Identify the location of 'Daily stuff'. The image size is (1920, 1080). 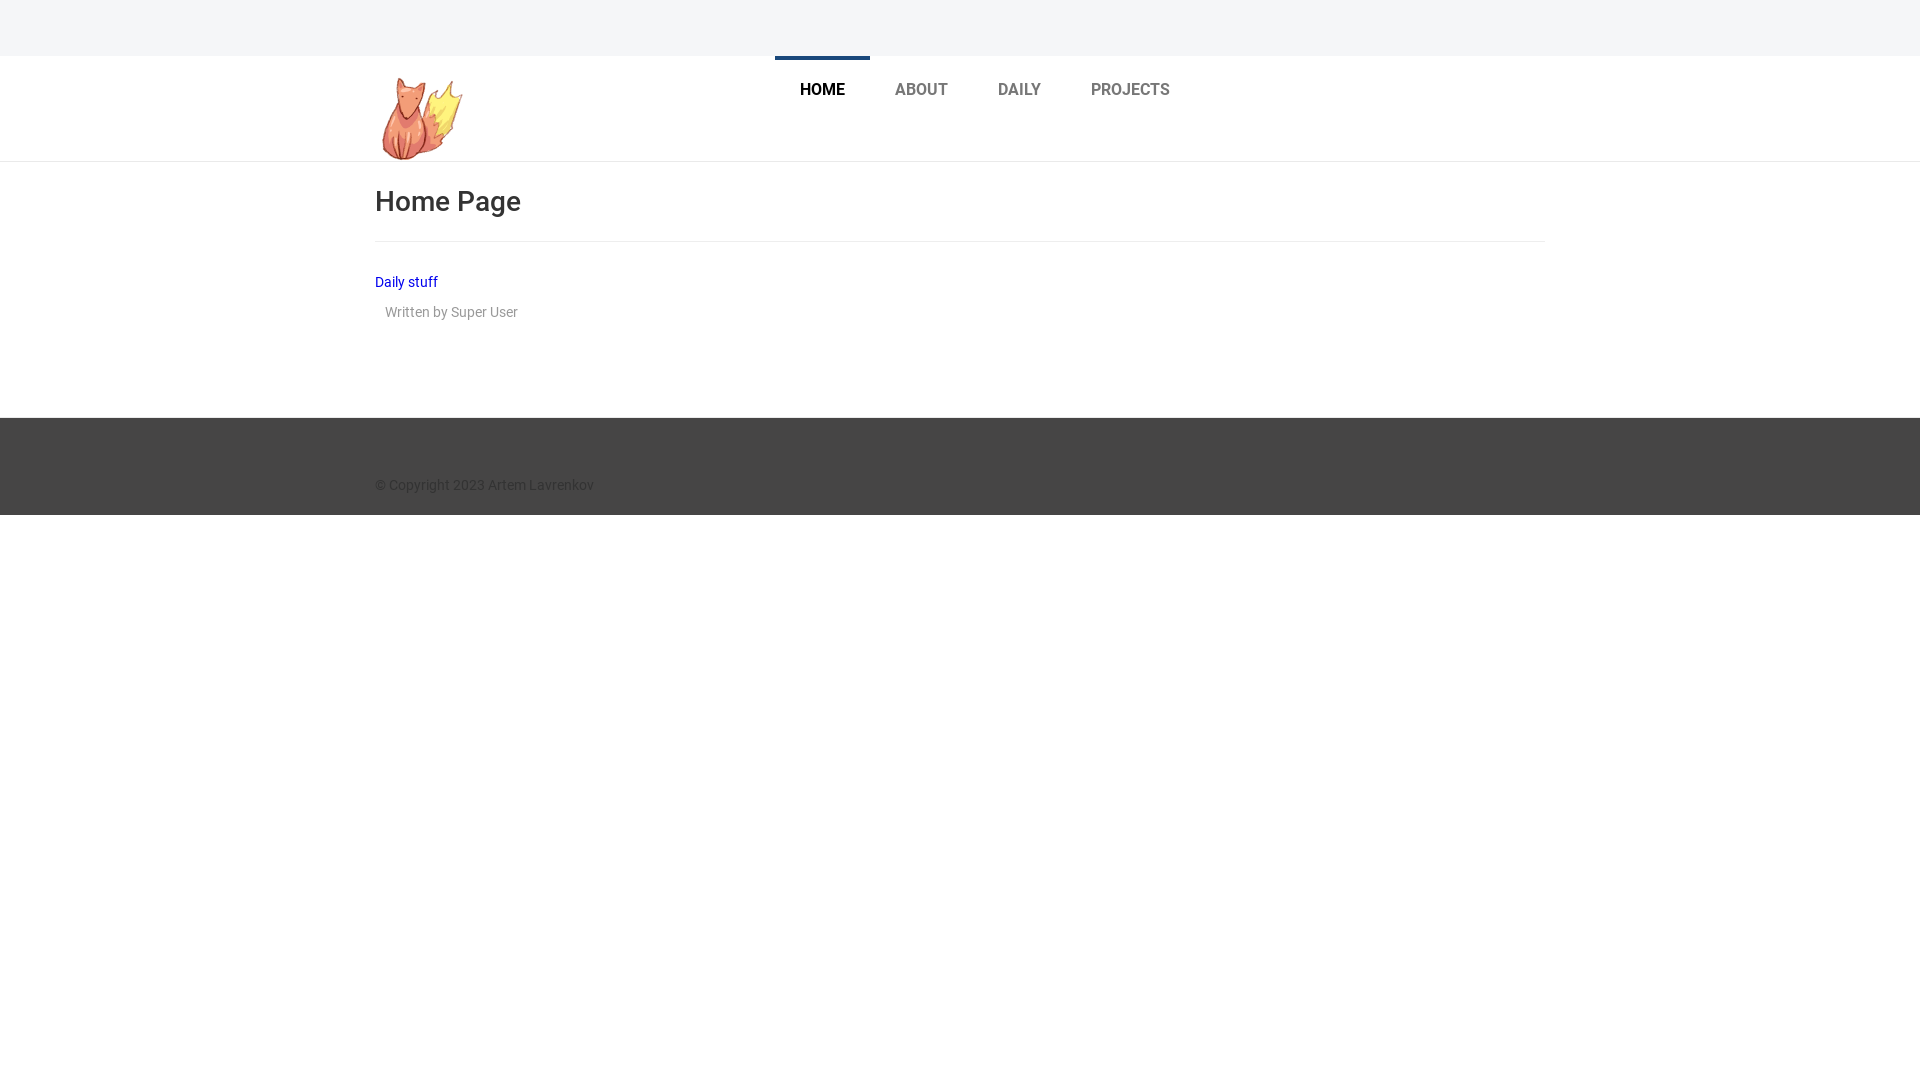
(405, 281).